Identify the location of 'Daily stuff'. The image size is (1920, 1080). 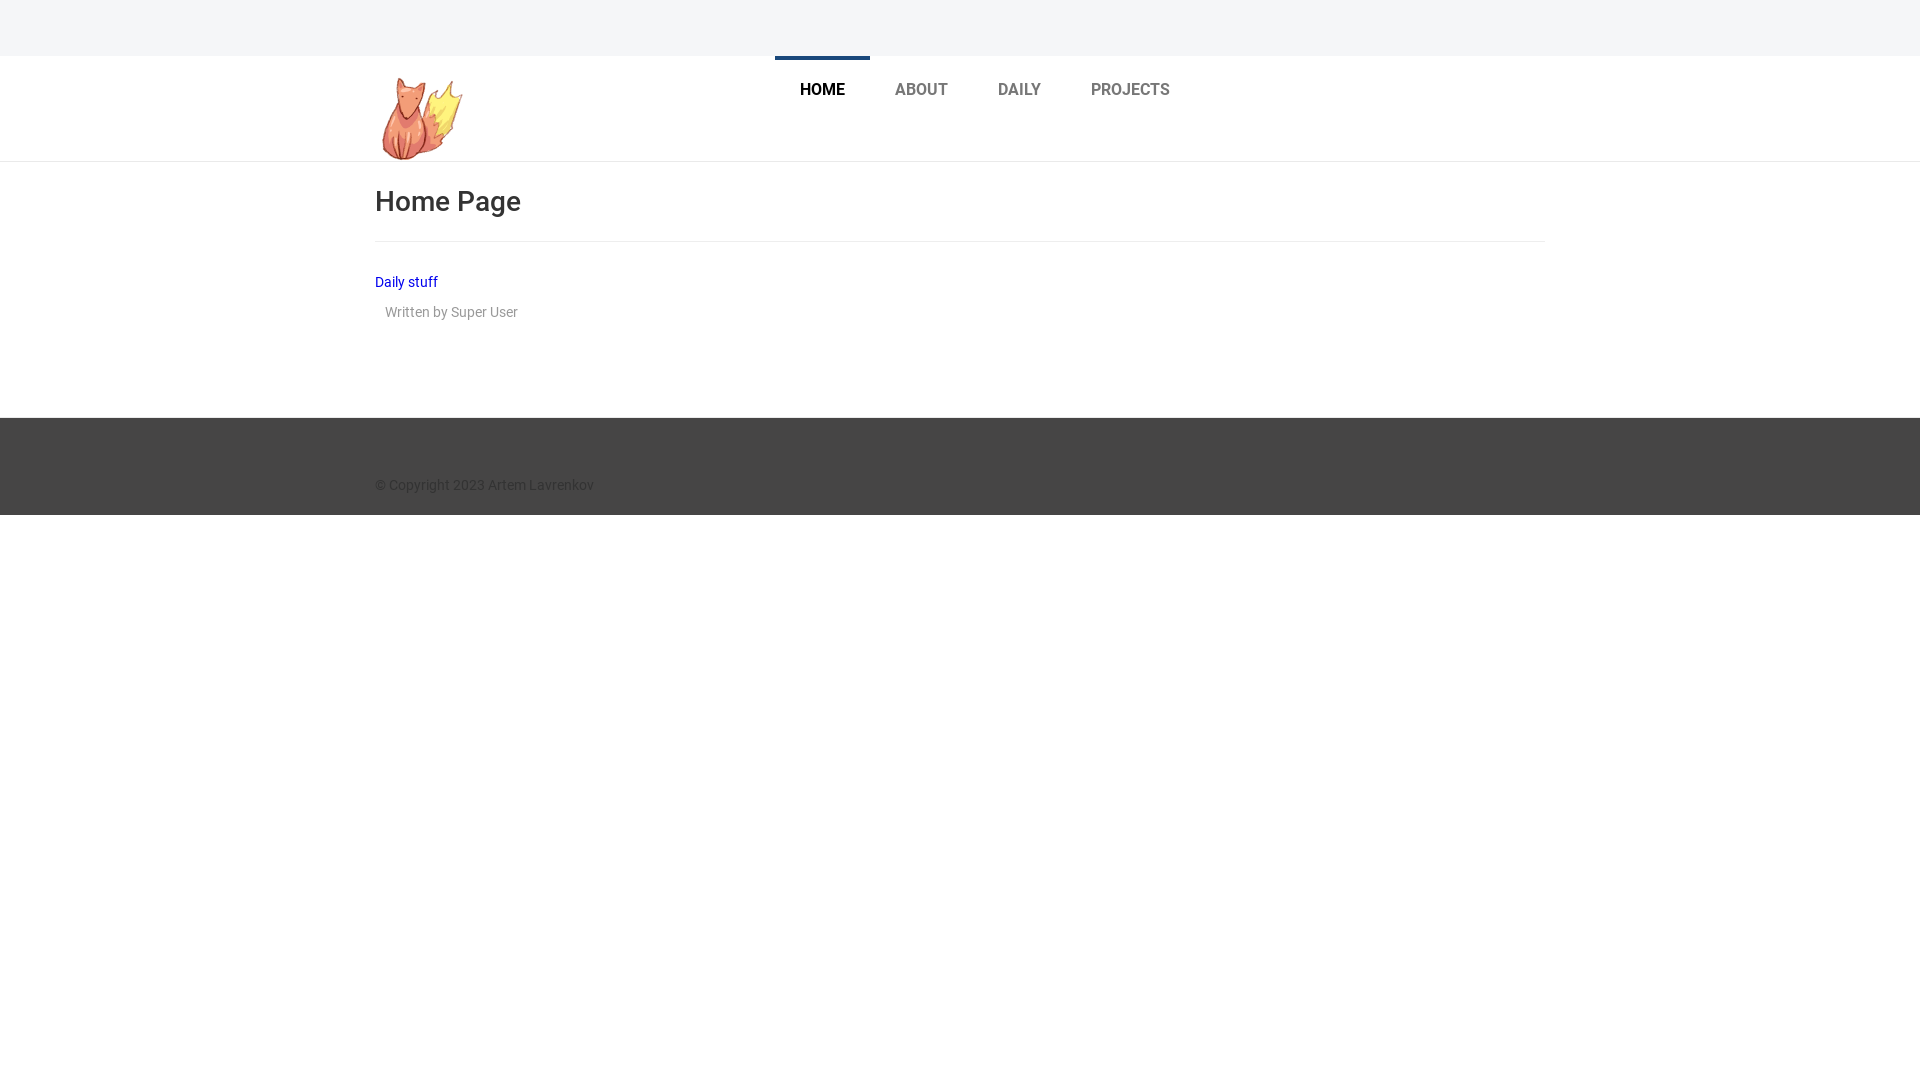
(405, 281).